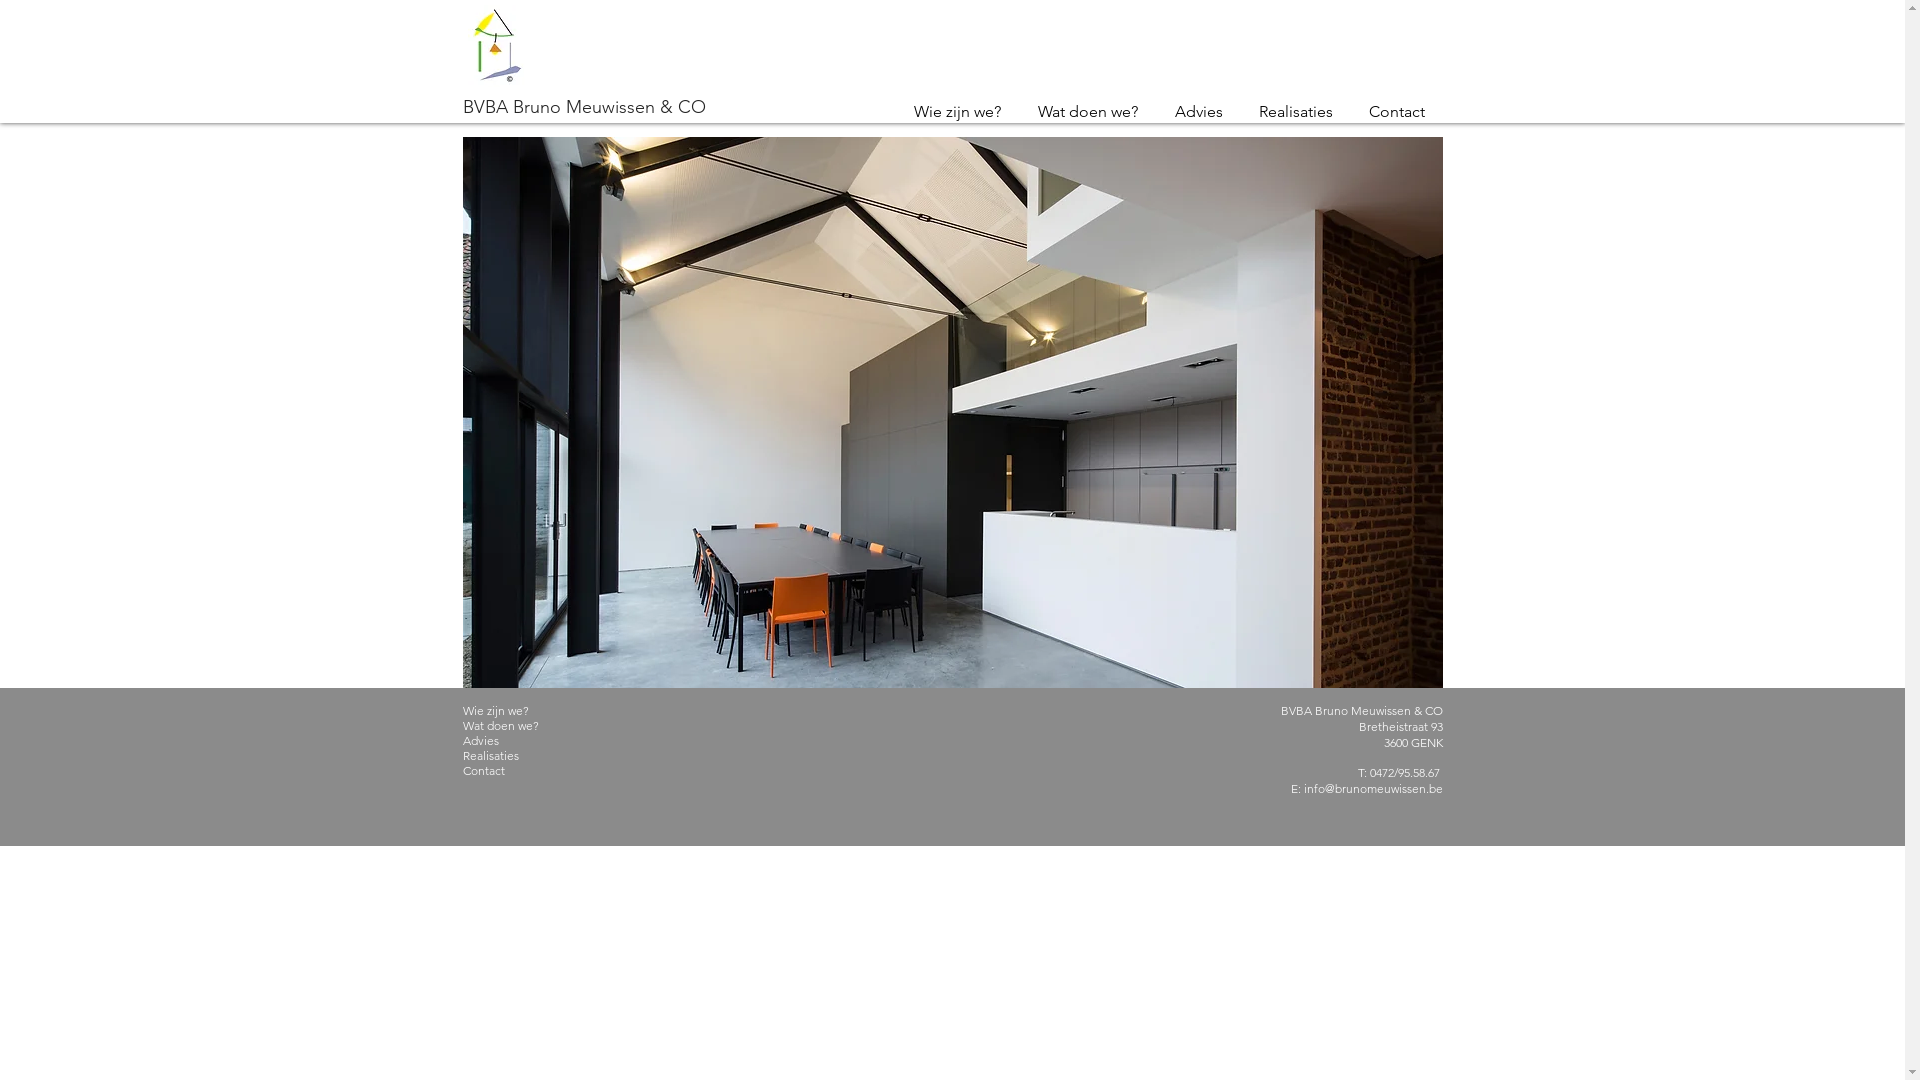 Image resolution: width=1920 pixels, height=1080 pixels. Describe the element at coordinates (528, 740) in the screenshot. I see `'Advies'` at that location.